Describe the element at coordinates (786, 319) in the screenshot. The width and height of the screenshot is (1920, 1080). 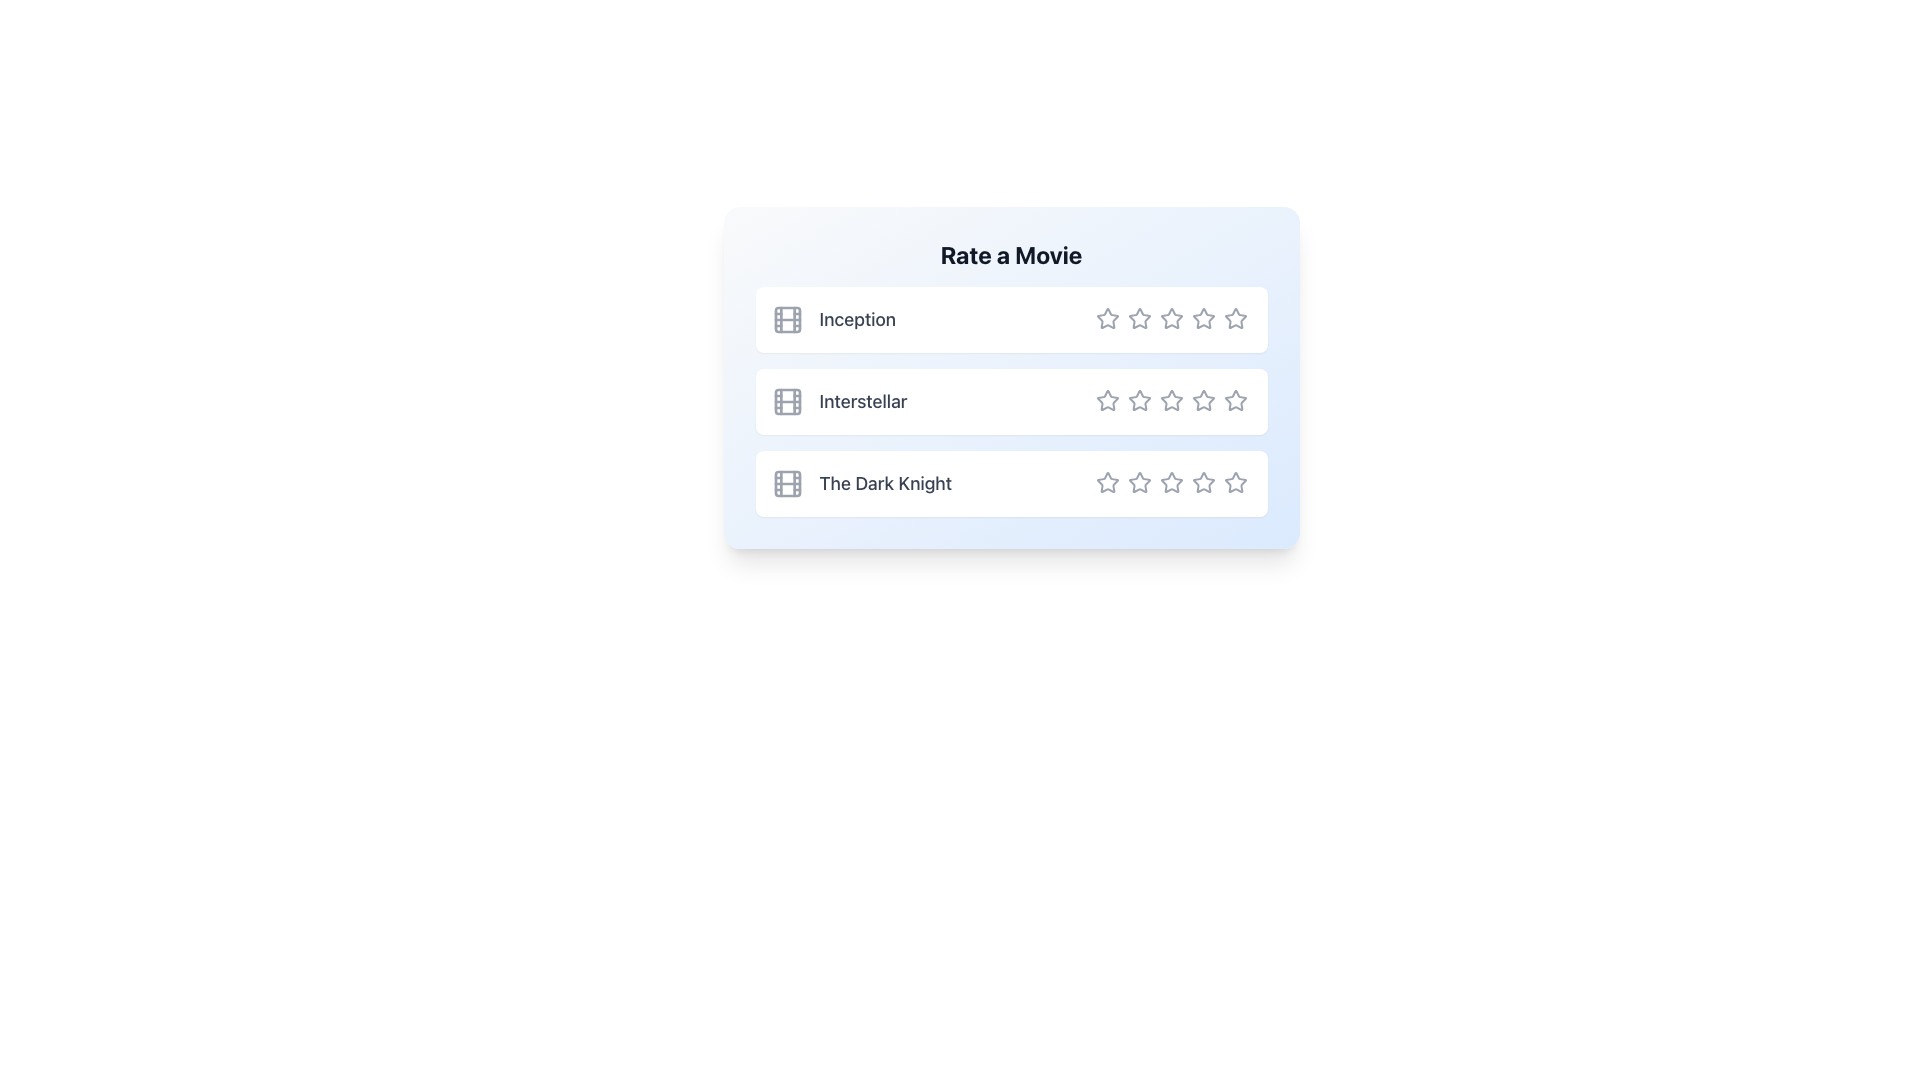
I see `the decorative icon representing movies, located immediately to the left of the text 'Inception' in the top row of the list` at that location.